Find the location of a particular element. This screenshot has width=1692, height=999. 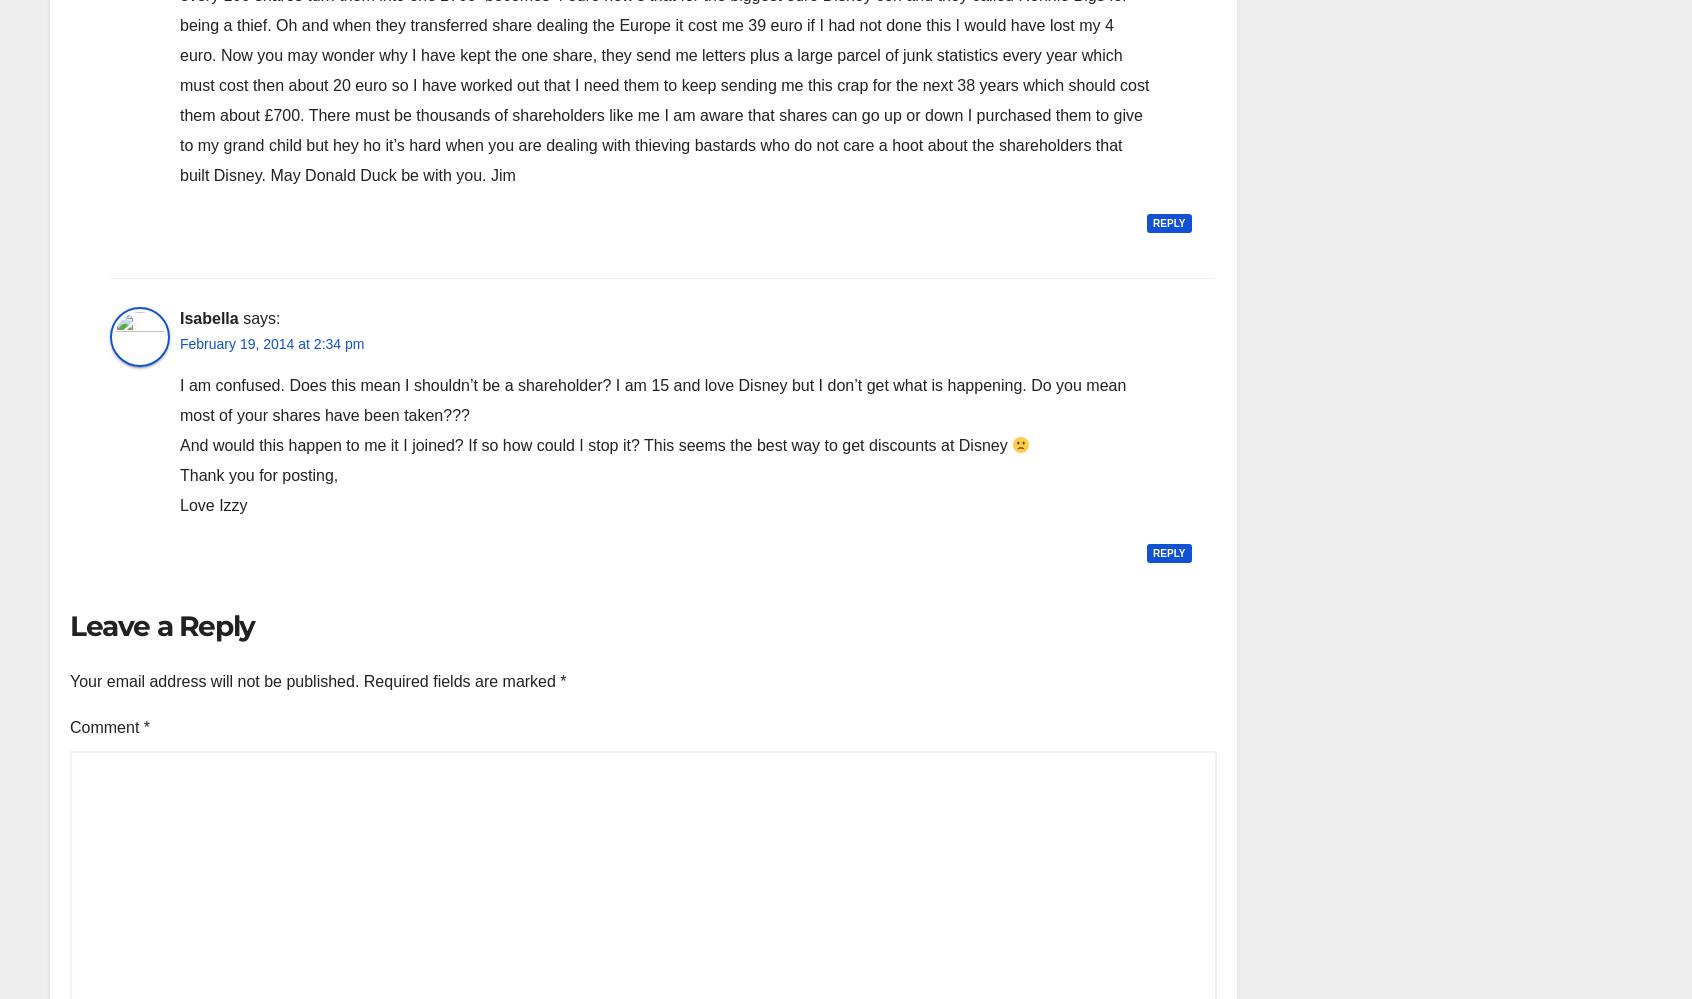

'I am confused. Does this mean I shouldn’t be a shareholder? I am 15 and love Disney but I don’t get what is happening. Do you mean most of your shares have been taken???' is located at coordinates (652, 399).